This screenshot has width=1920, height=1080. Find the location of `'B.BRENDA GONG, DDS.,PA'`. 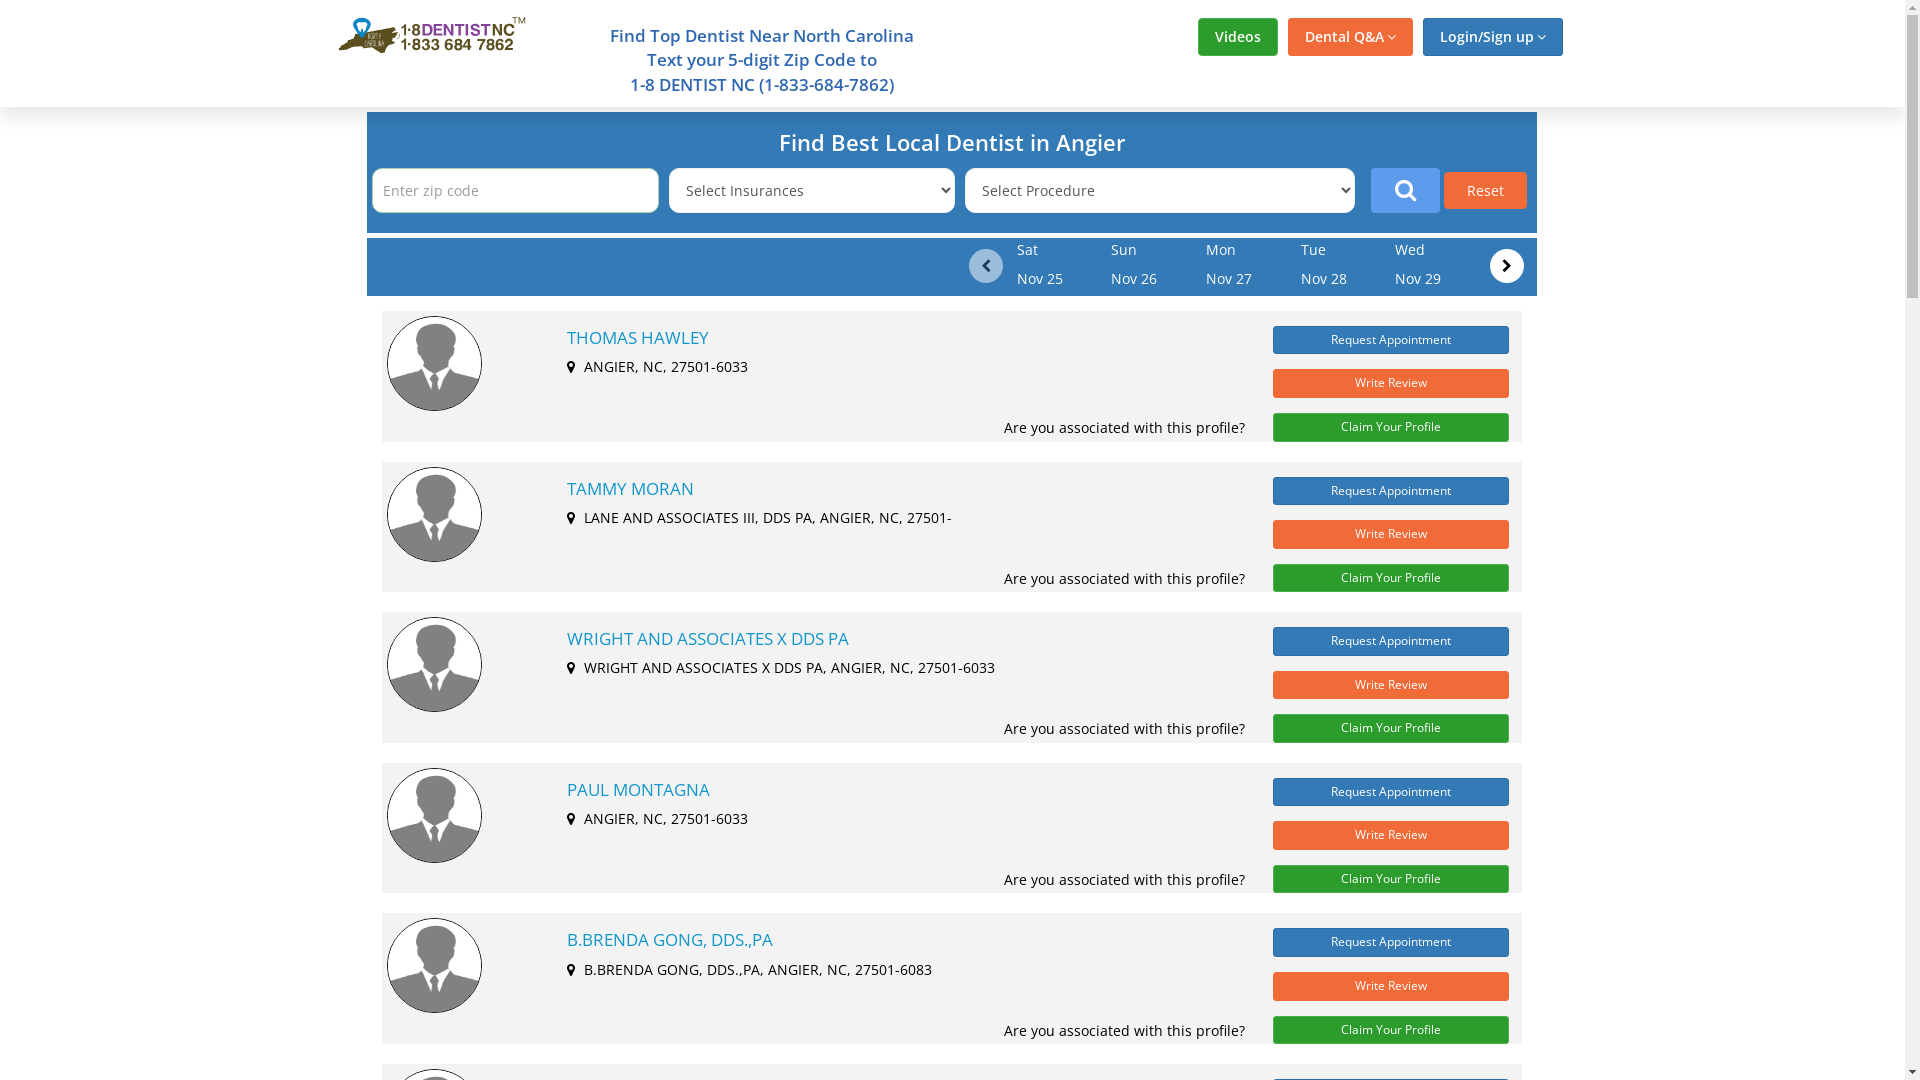

'B.BRENDA GONG, DDS.,PA' is located at coordinates (565, 940).